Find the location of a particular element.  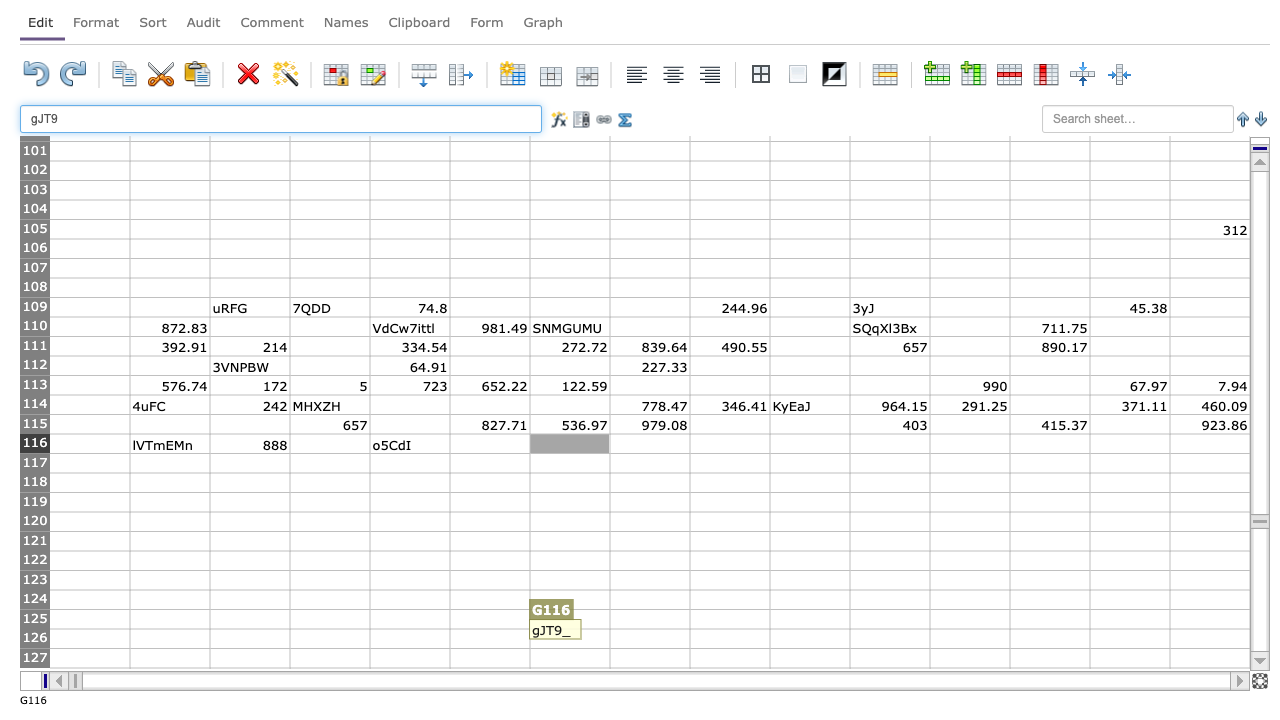

H126 is located at coordinates (649, 638).